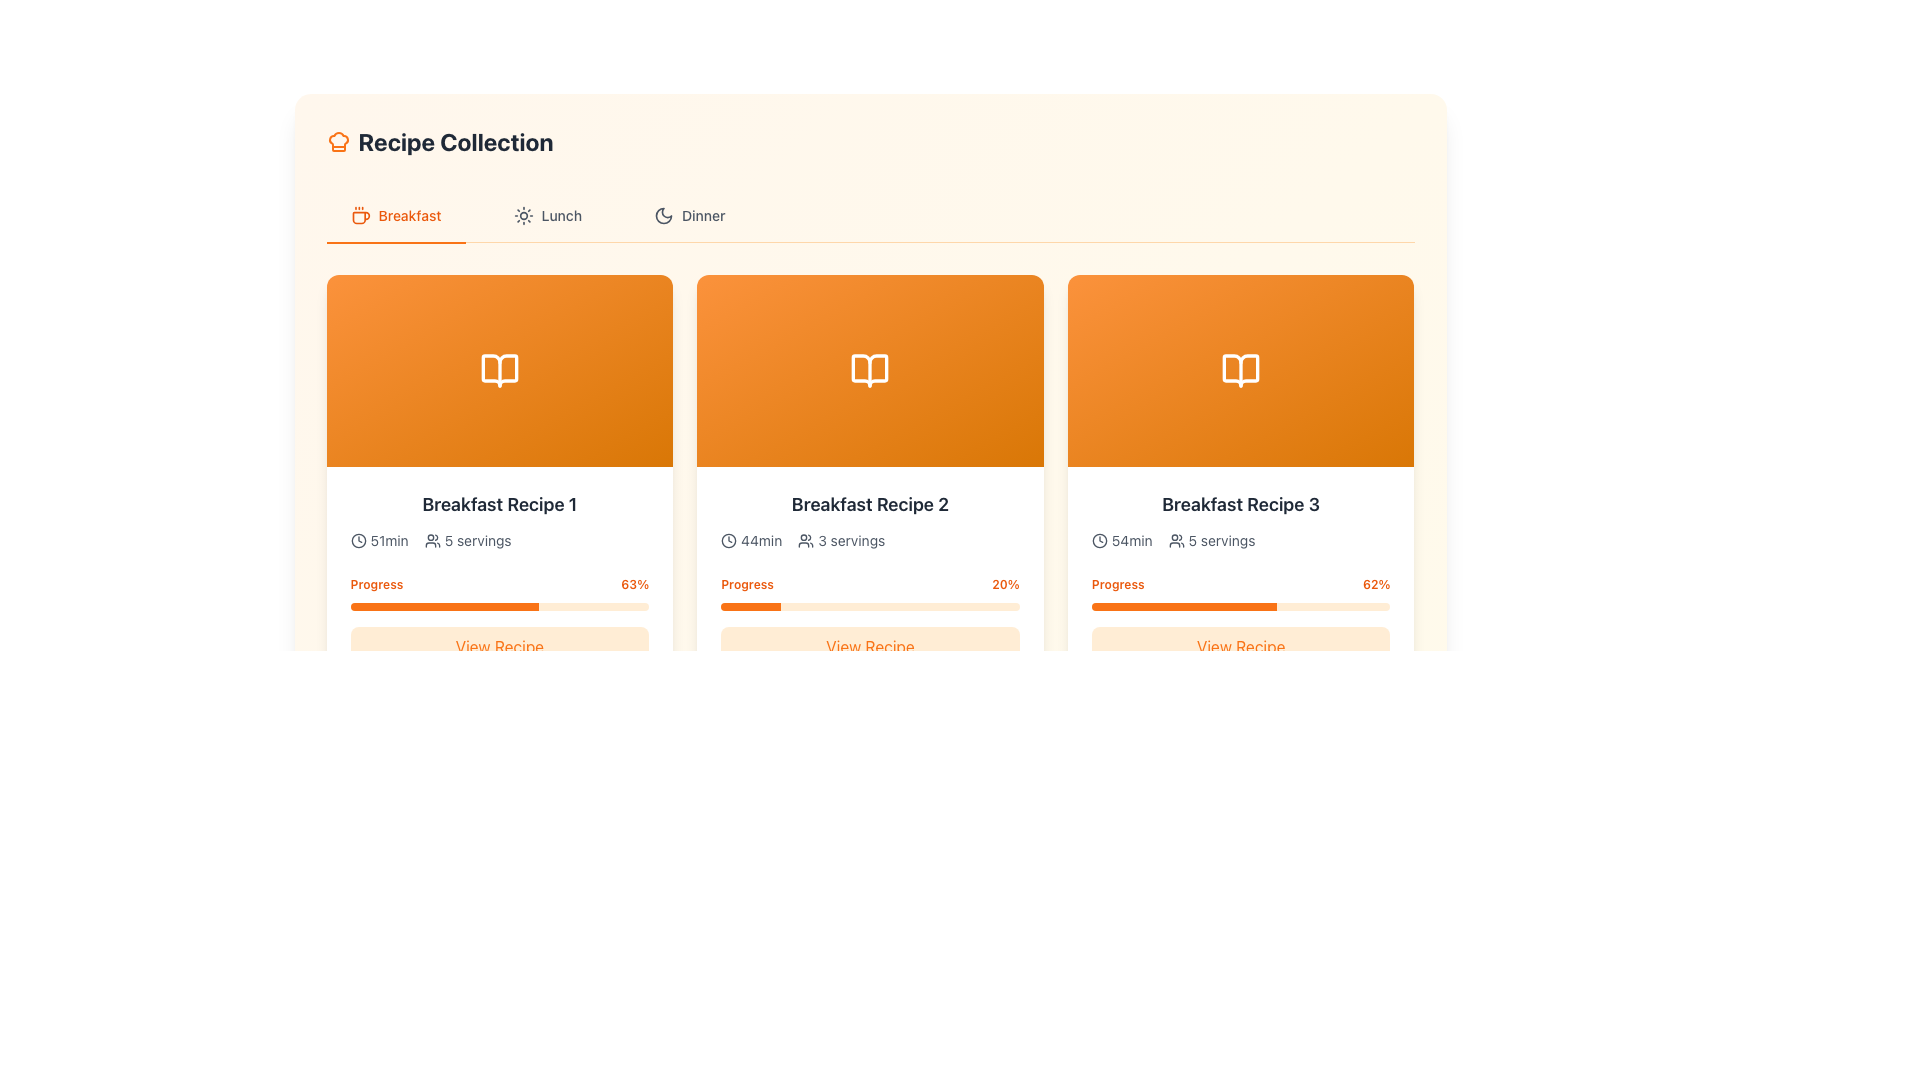 This screenshot has width=1920, height=1080. I want to click on informational text block displaying progress for 'Breakfast Recipe 1', located above the progress bar, so click(499, 582).